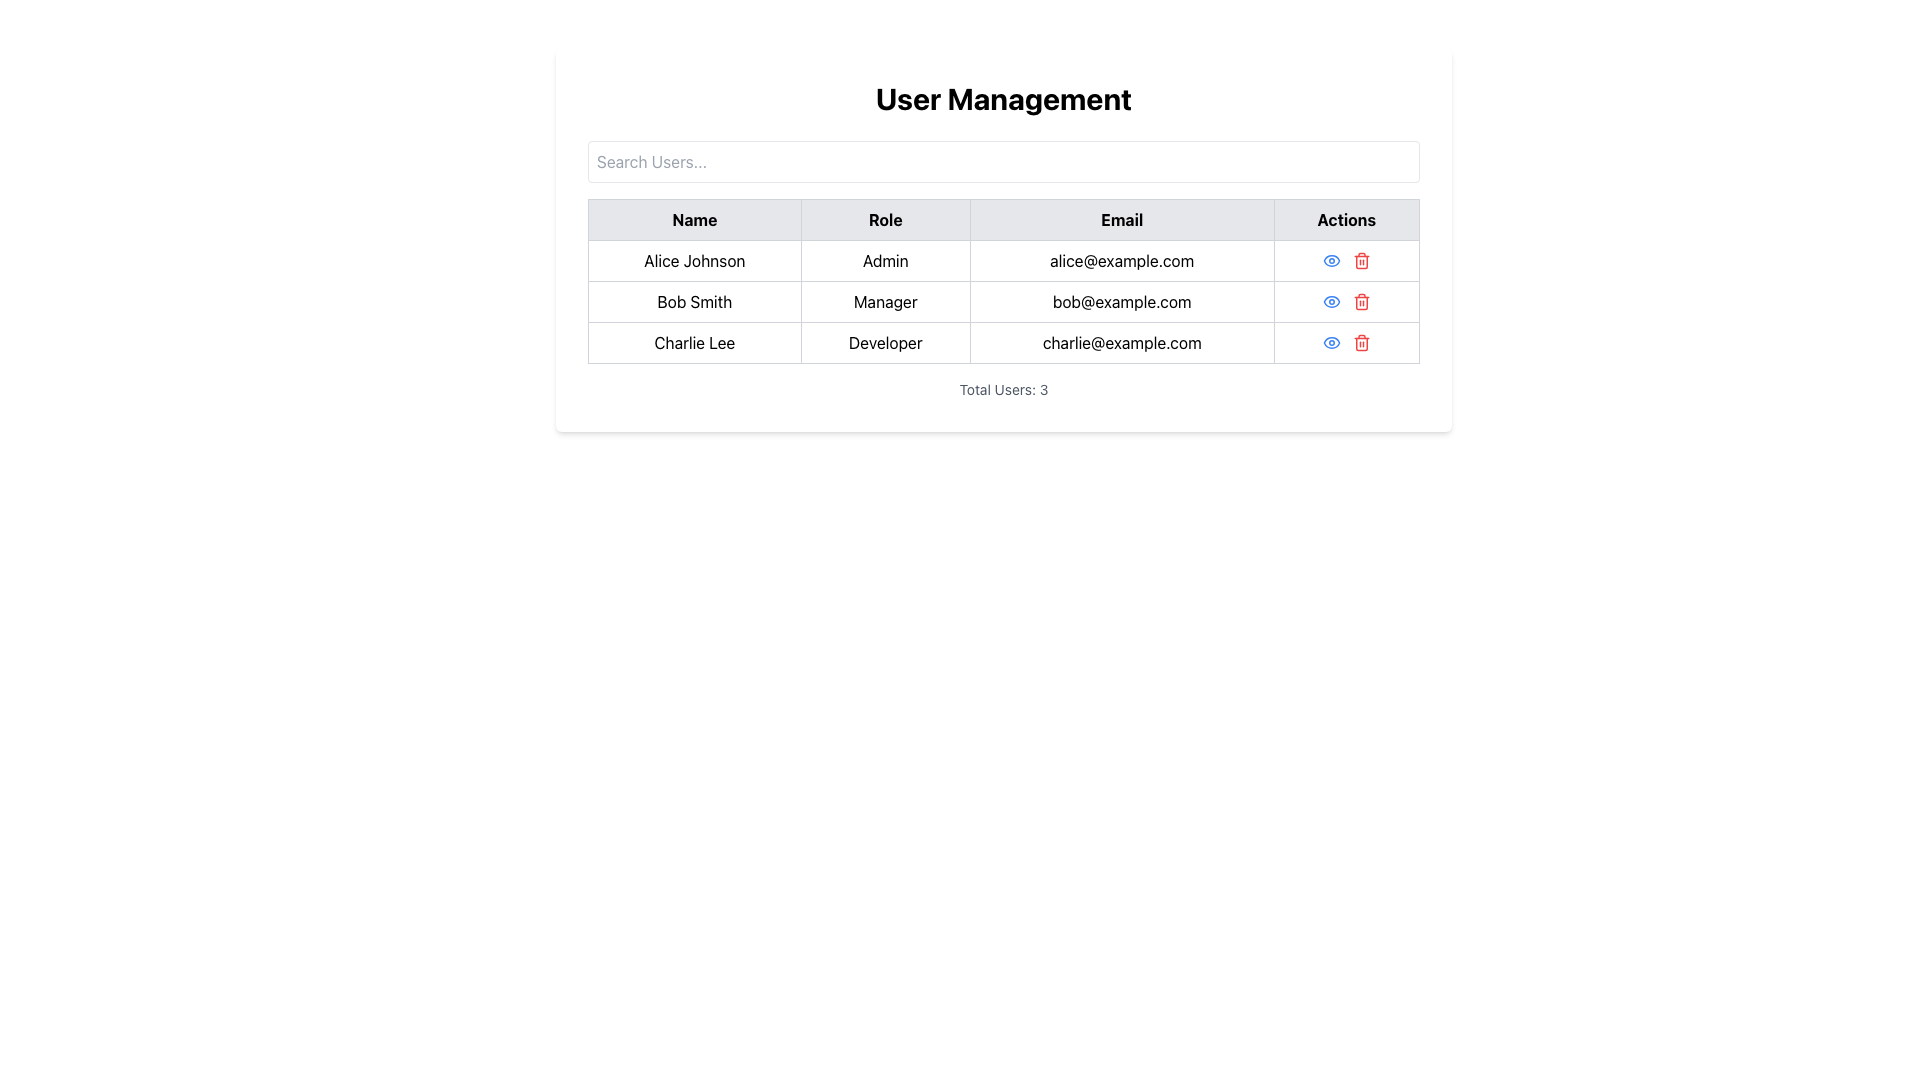 The image size is (1920, 1080). What do you see at coordinates (1003, 389) in the screenshot?
I see `text element that serves as a summary indicator showing the total number of users listed in the table above, located beneath the table` at bounding box center [1003, 389].